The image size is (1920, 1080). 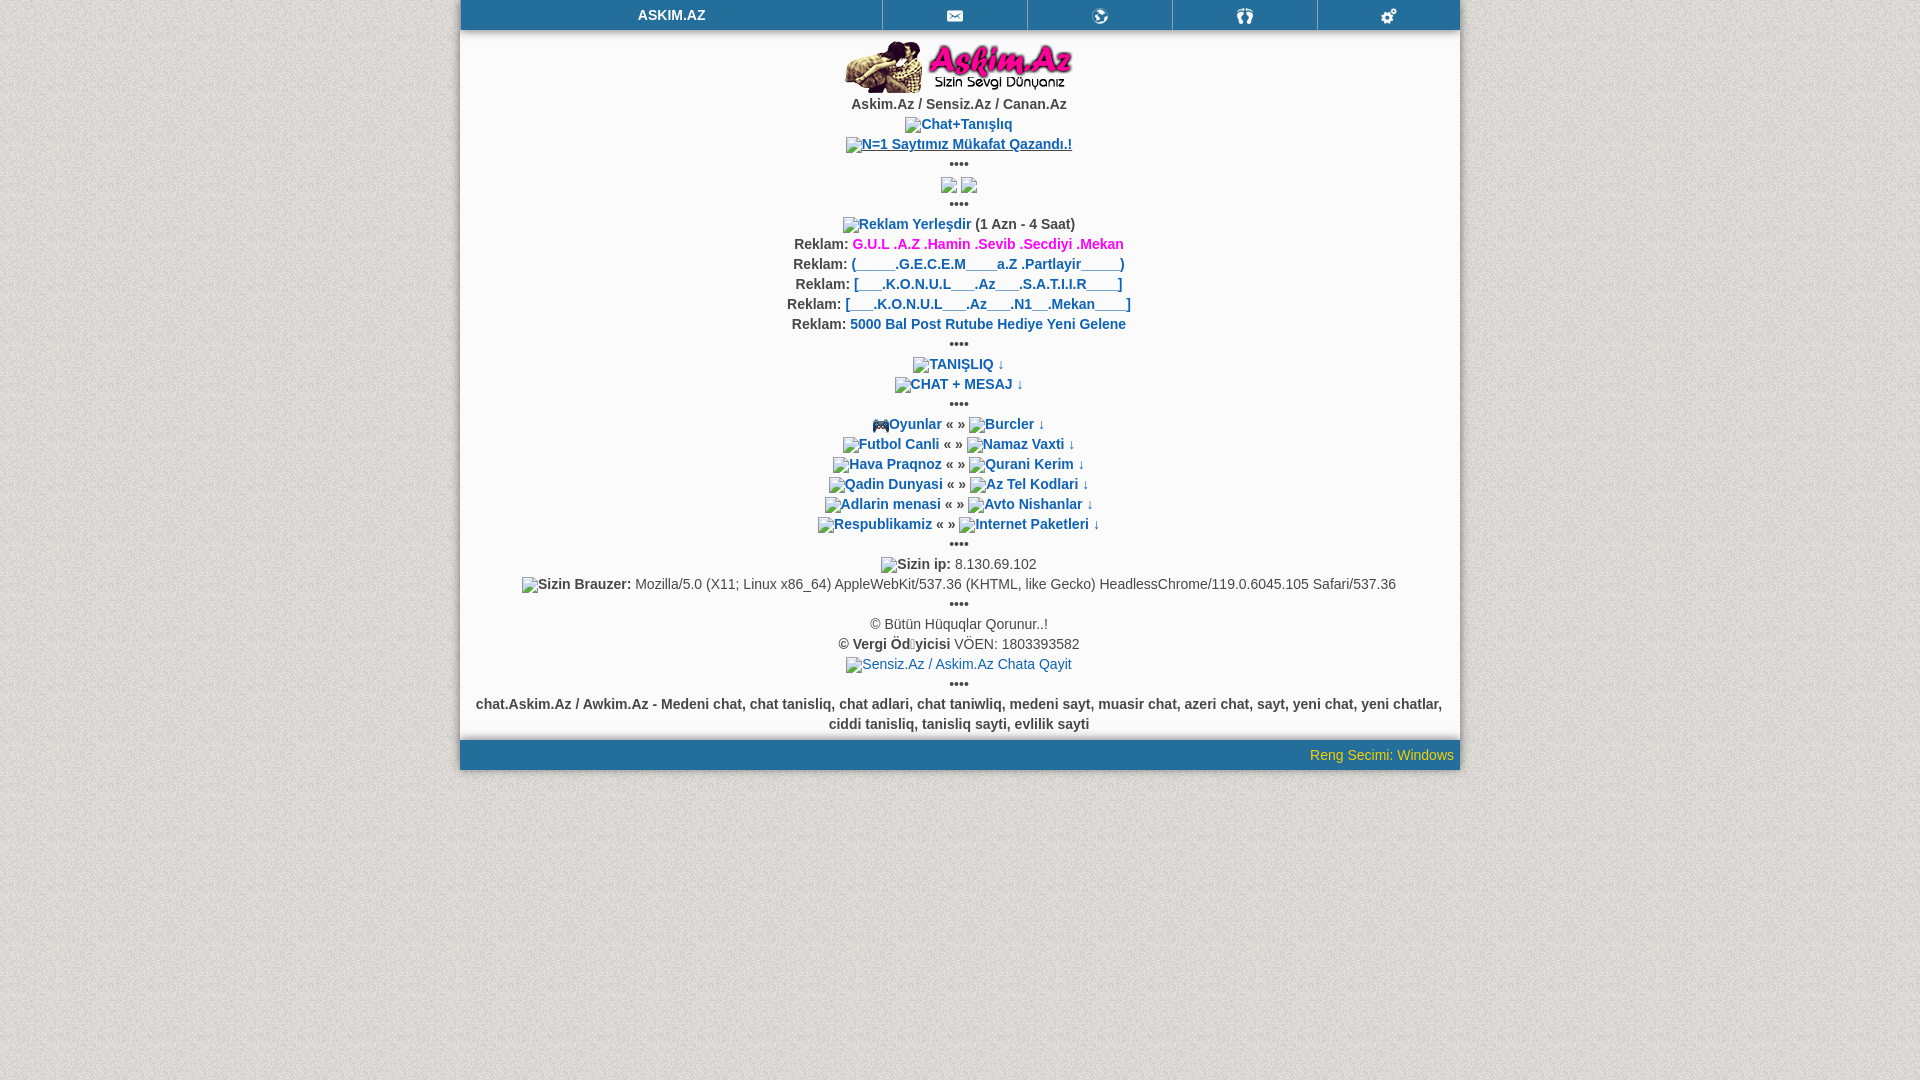 What do you see at coordinates (898, 442) in the screenshot?
I see `'Futbol Canli'` at bounding box center [898, 442].